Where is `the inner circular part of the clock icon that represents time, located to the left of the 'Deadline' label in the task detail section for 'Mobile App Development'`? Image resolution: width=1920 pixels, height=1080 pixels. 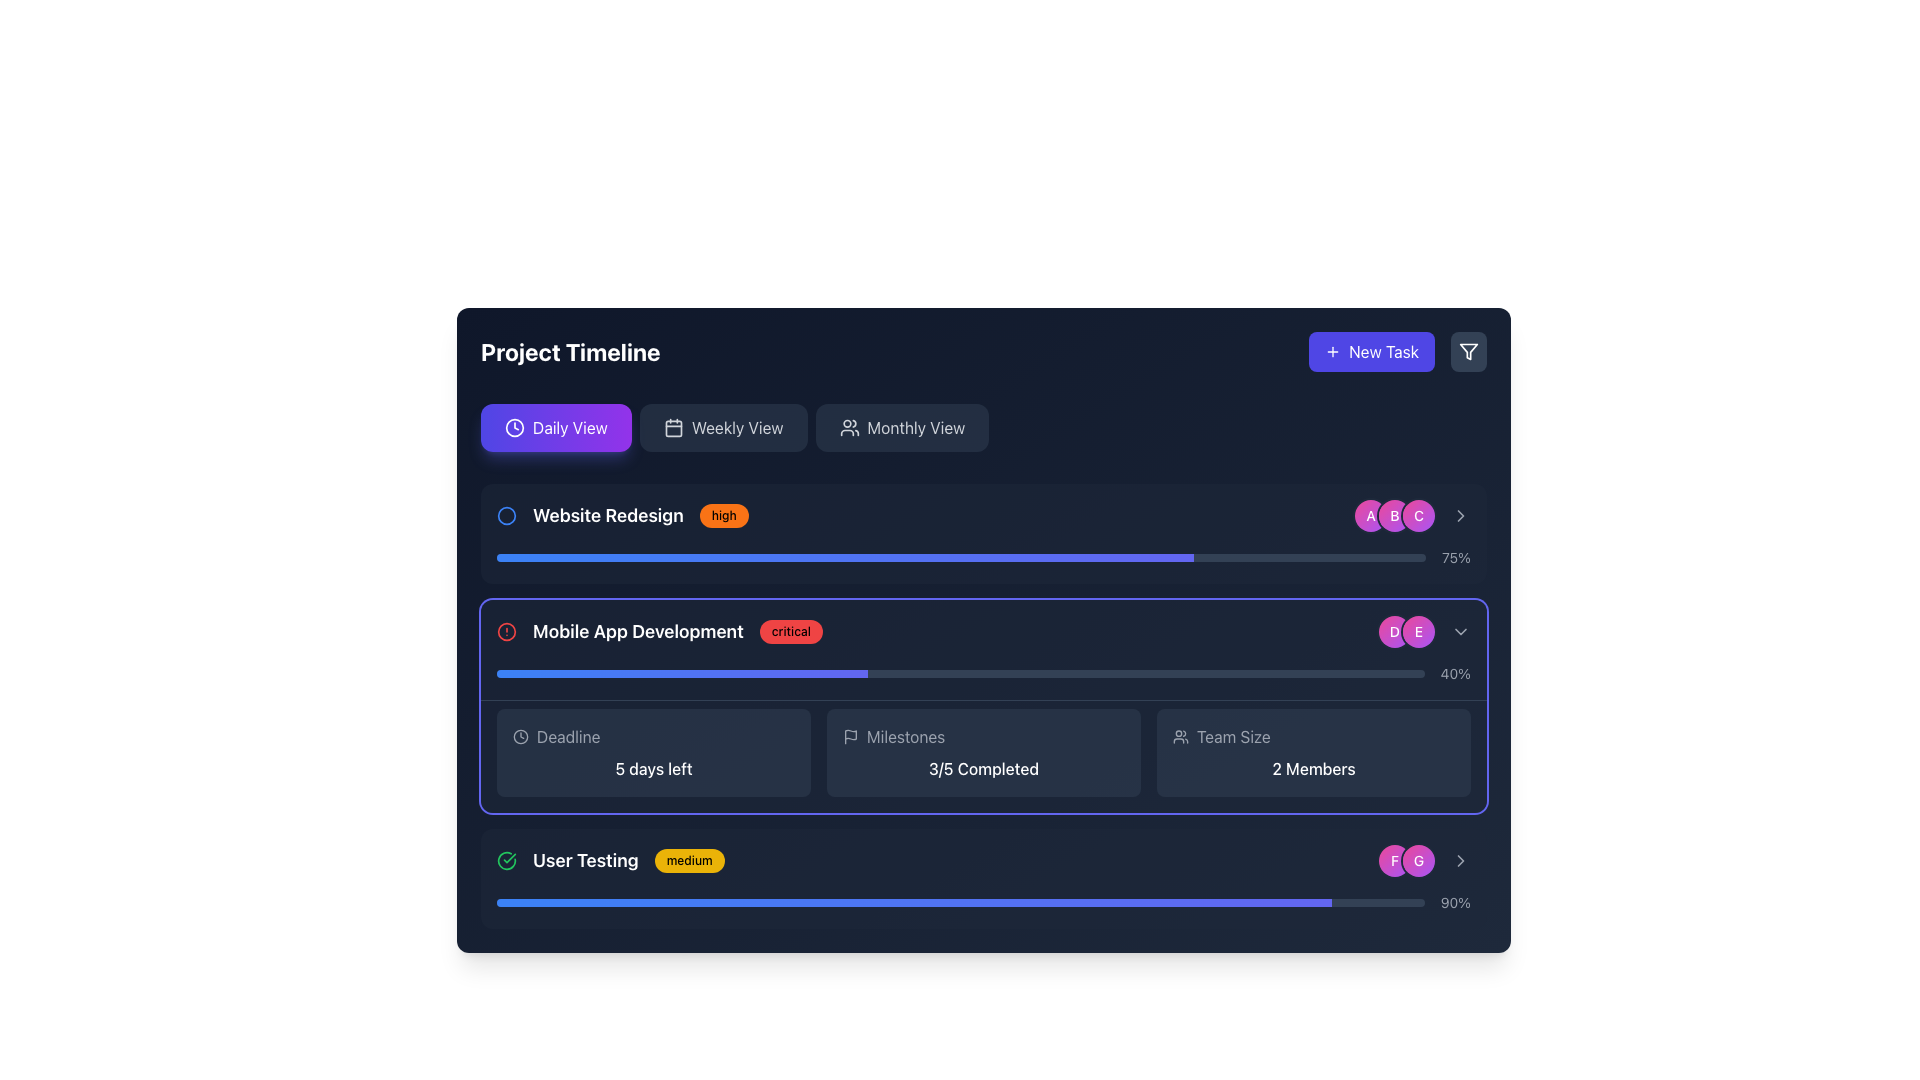
the inner circular part of the clock icon that represents time, located to the left of the 'Deadline' label in the task detail section for 'Mobile App Development' is located at coordinates (514, 427).